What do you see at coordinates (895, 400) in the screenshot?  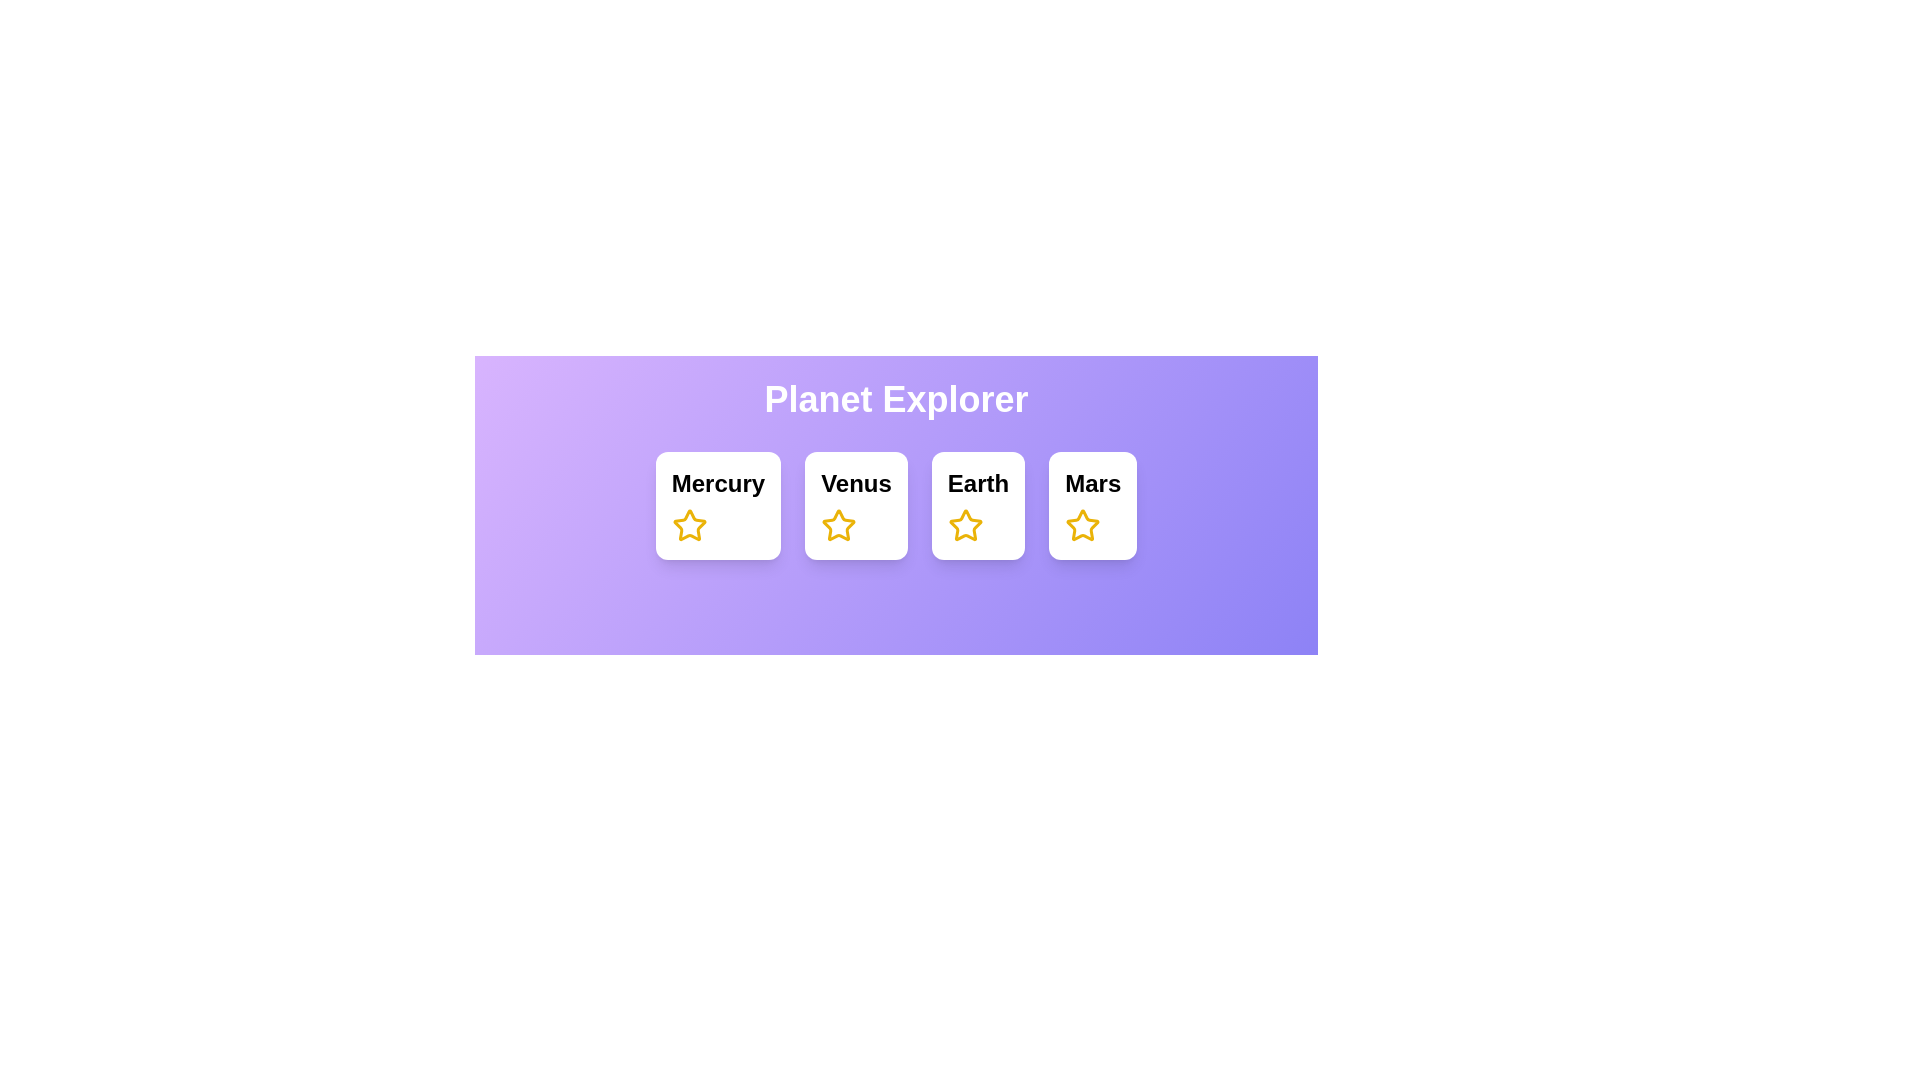 I see `the 'Planet Explorer' header, which is a large, bold, centered text element displaying 'Planet Explorer' in white color with a gradient background from purple to indigo` at bounding box center [895, 400].